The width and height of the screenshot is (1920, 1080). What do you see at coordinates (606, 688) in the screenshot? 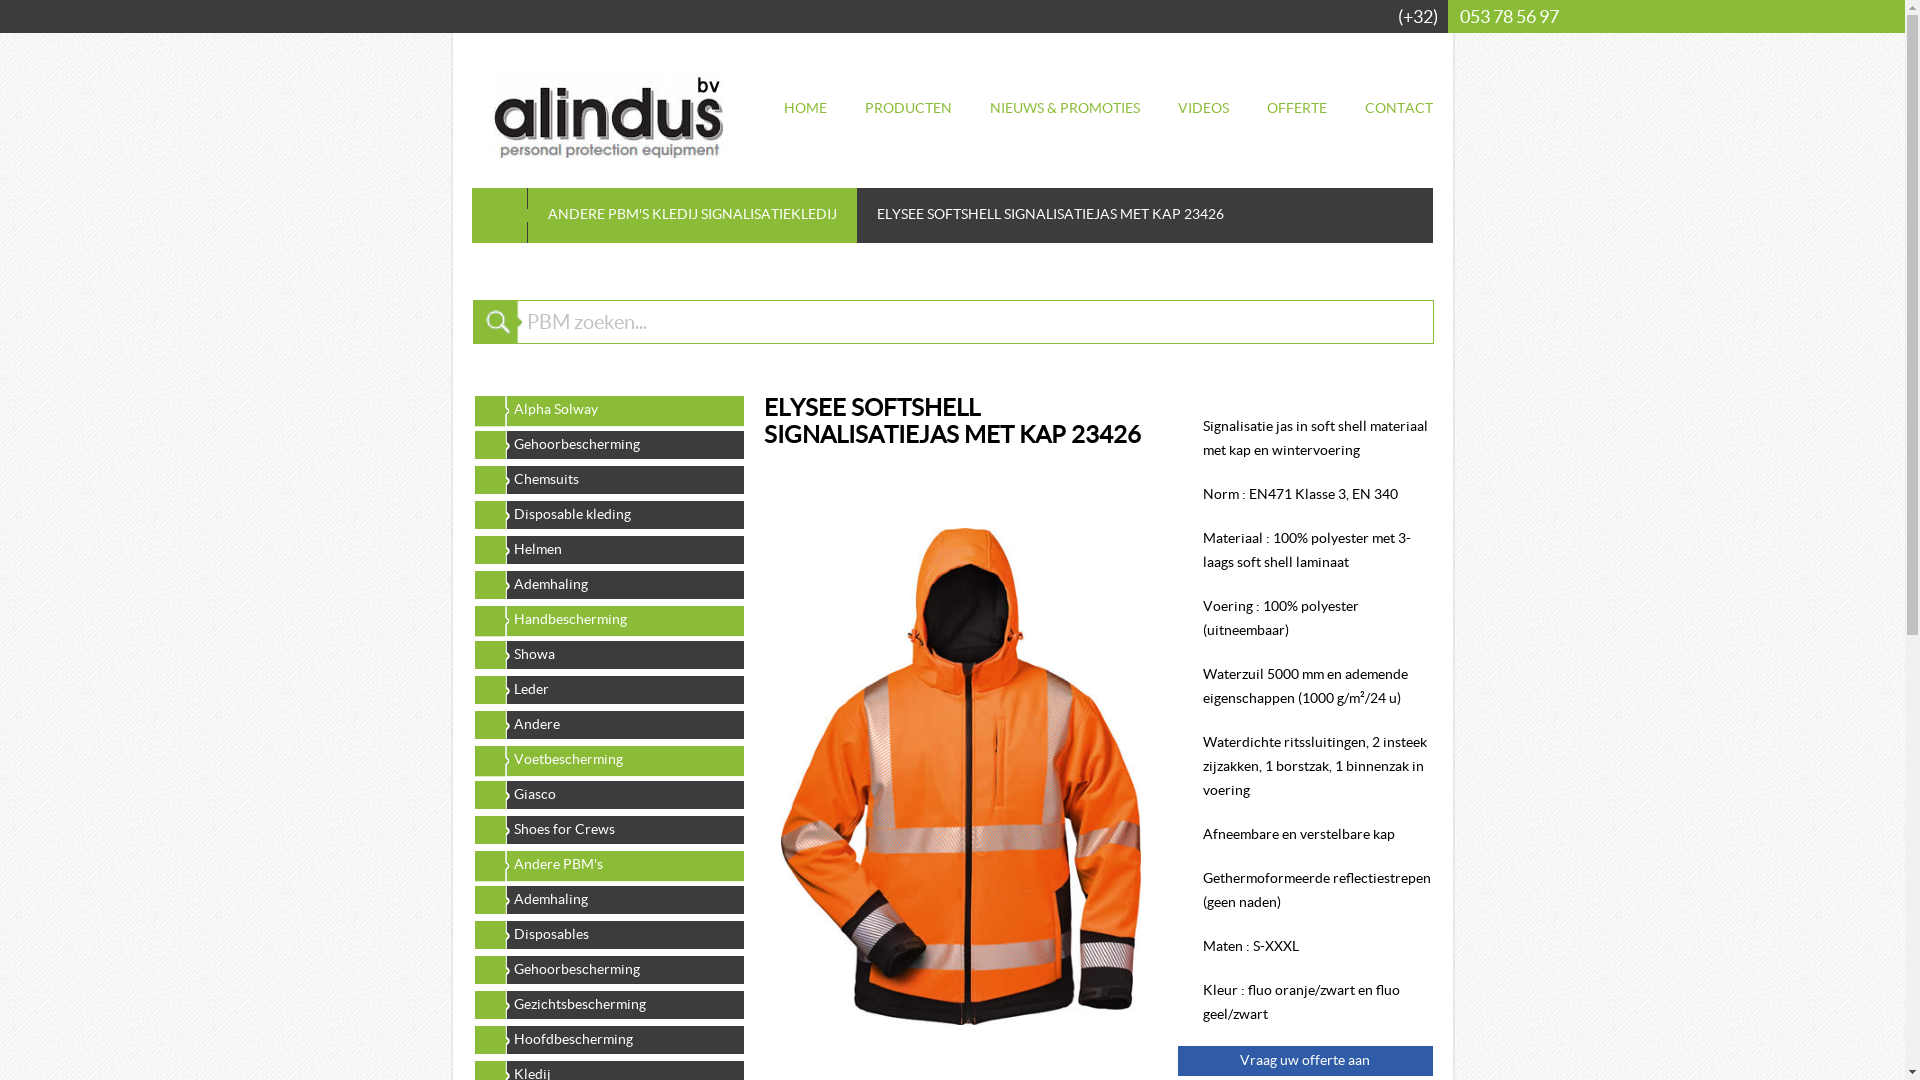
I see `'Leder'` at bounding box center [606, 688].